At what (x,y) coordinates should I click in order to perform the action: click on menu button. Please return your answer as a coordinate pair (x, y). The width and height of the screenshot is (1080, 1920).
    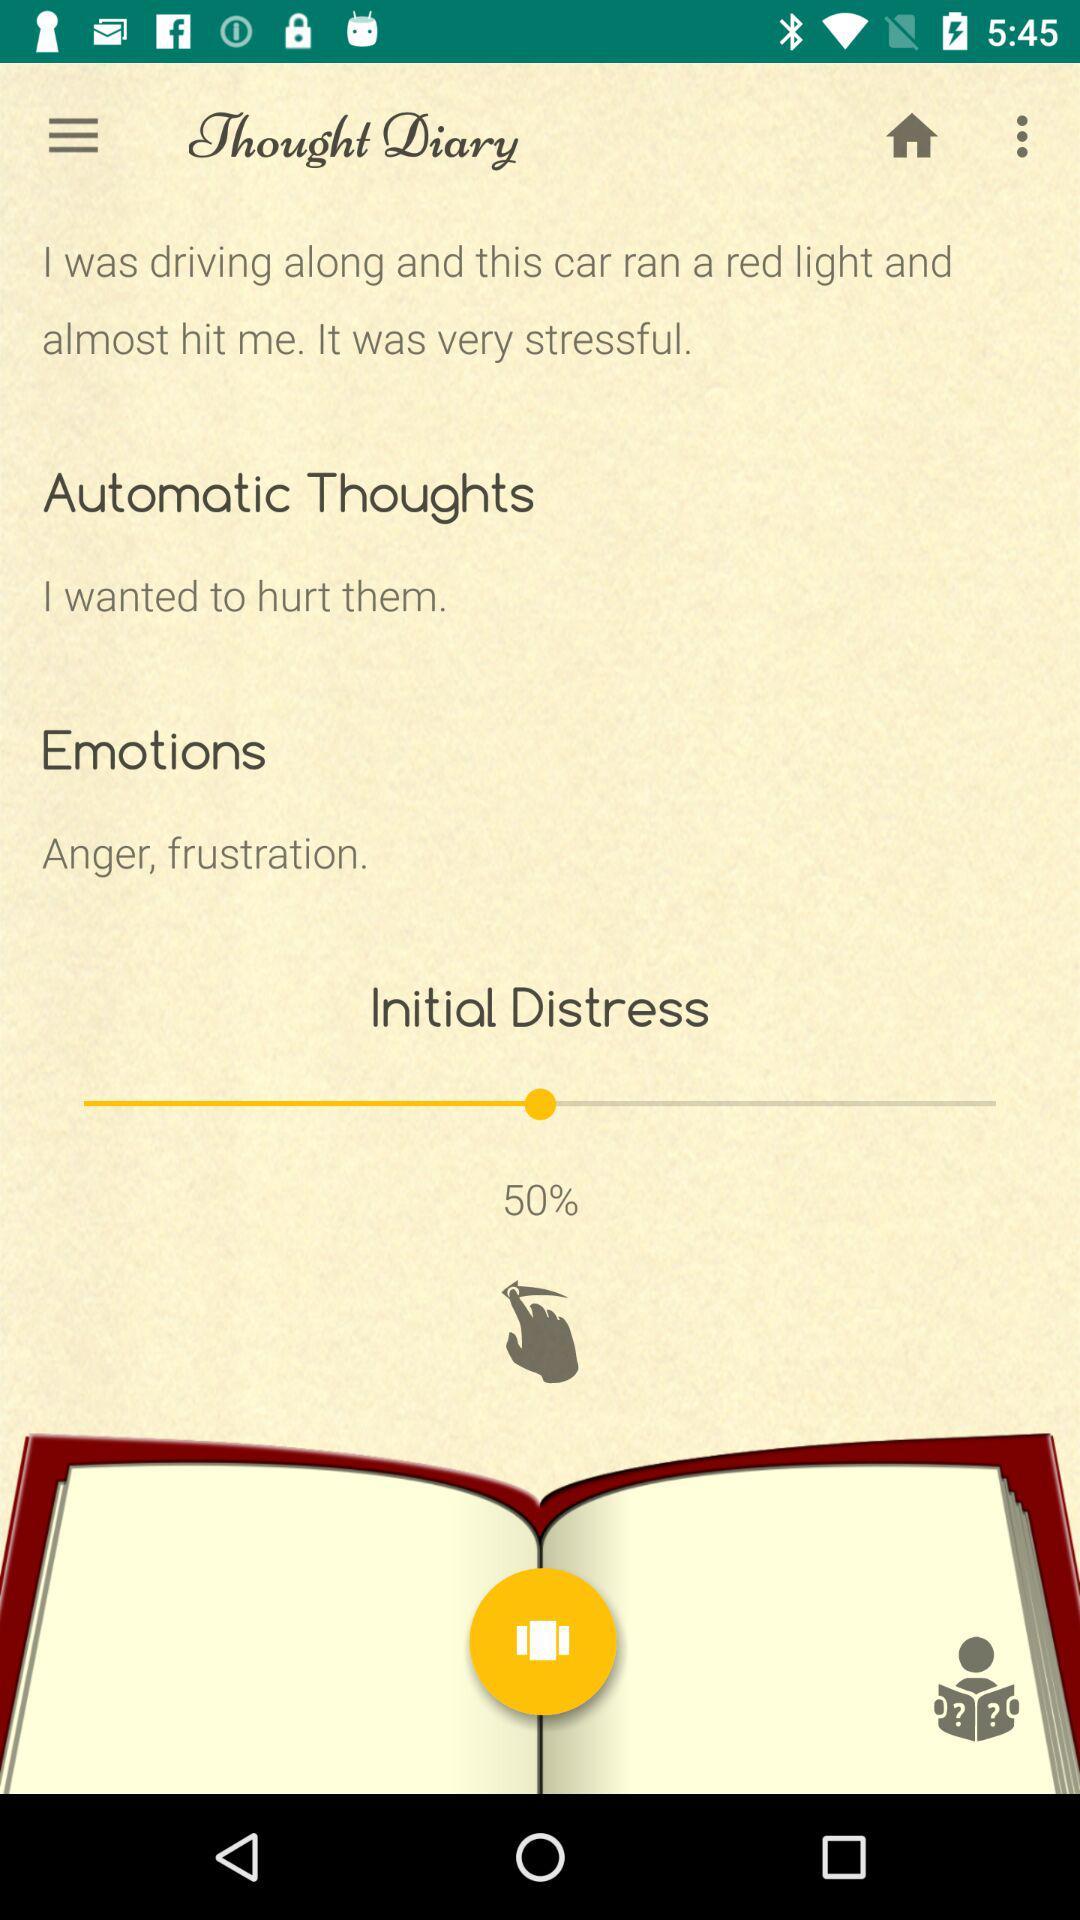
    Looking at the image, I should click on (543, 1641).